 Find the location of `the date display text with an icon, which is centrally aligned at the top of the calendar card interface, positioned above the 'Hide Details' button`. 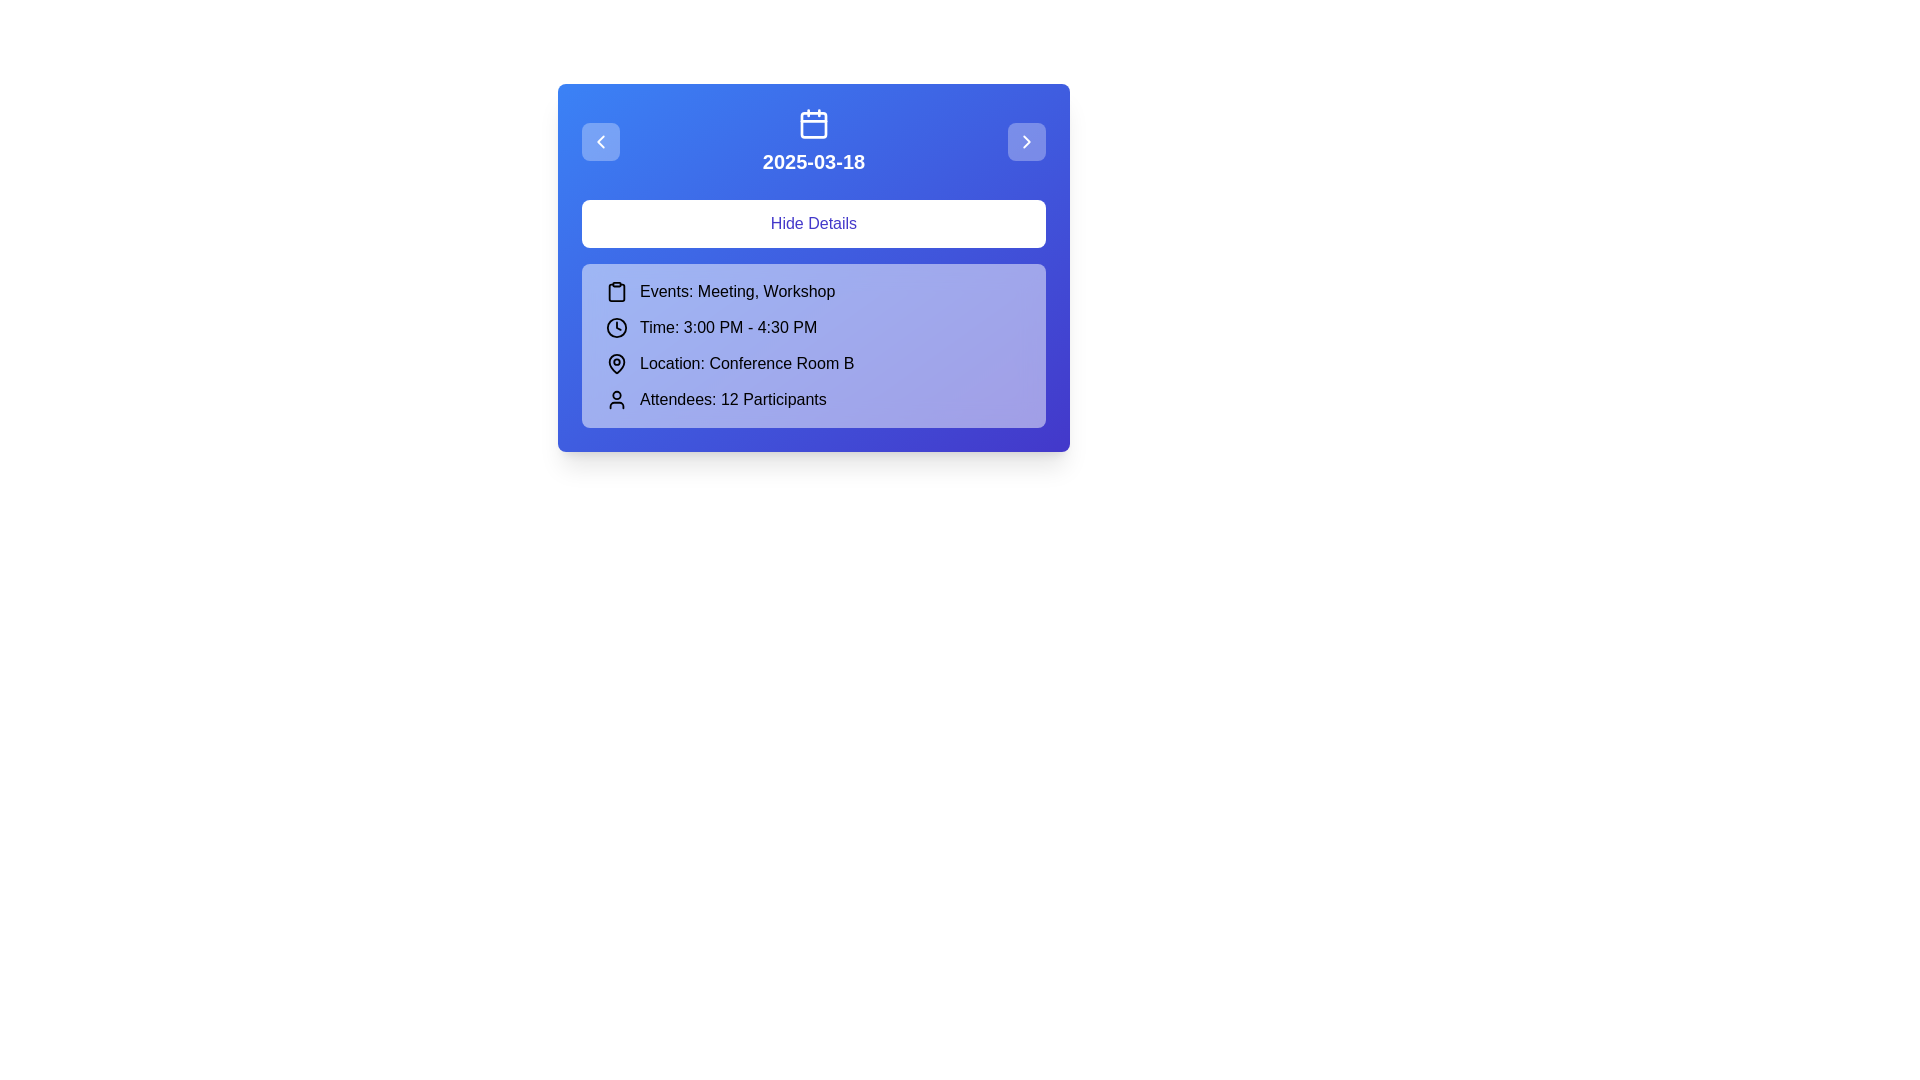

the date display text with an icon, which is centrally aligned at the top of the calendar card interface, positioned above the 'Hide Details' button is located at coordinates (814, 141).